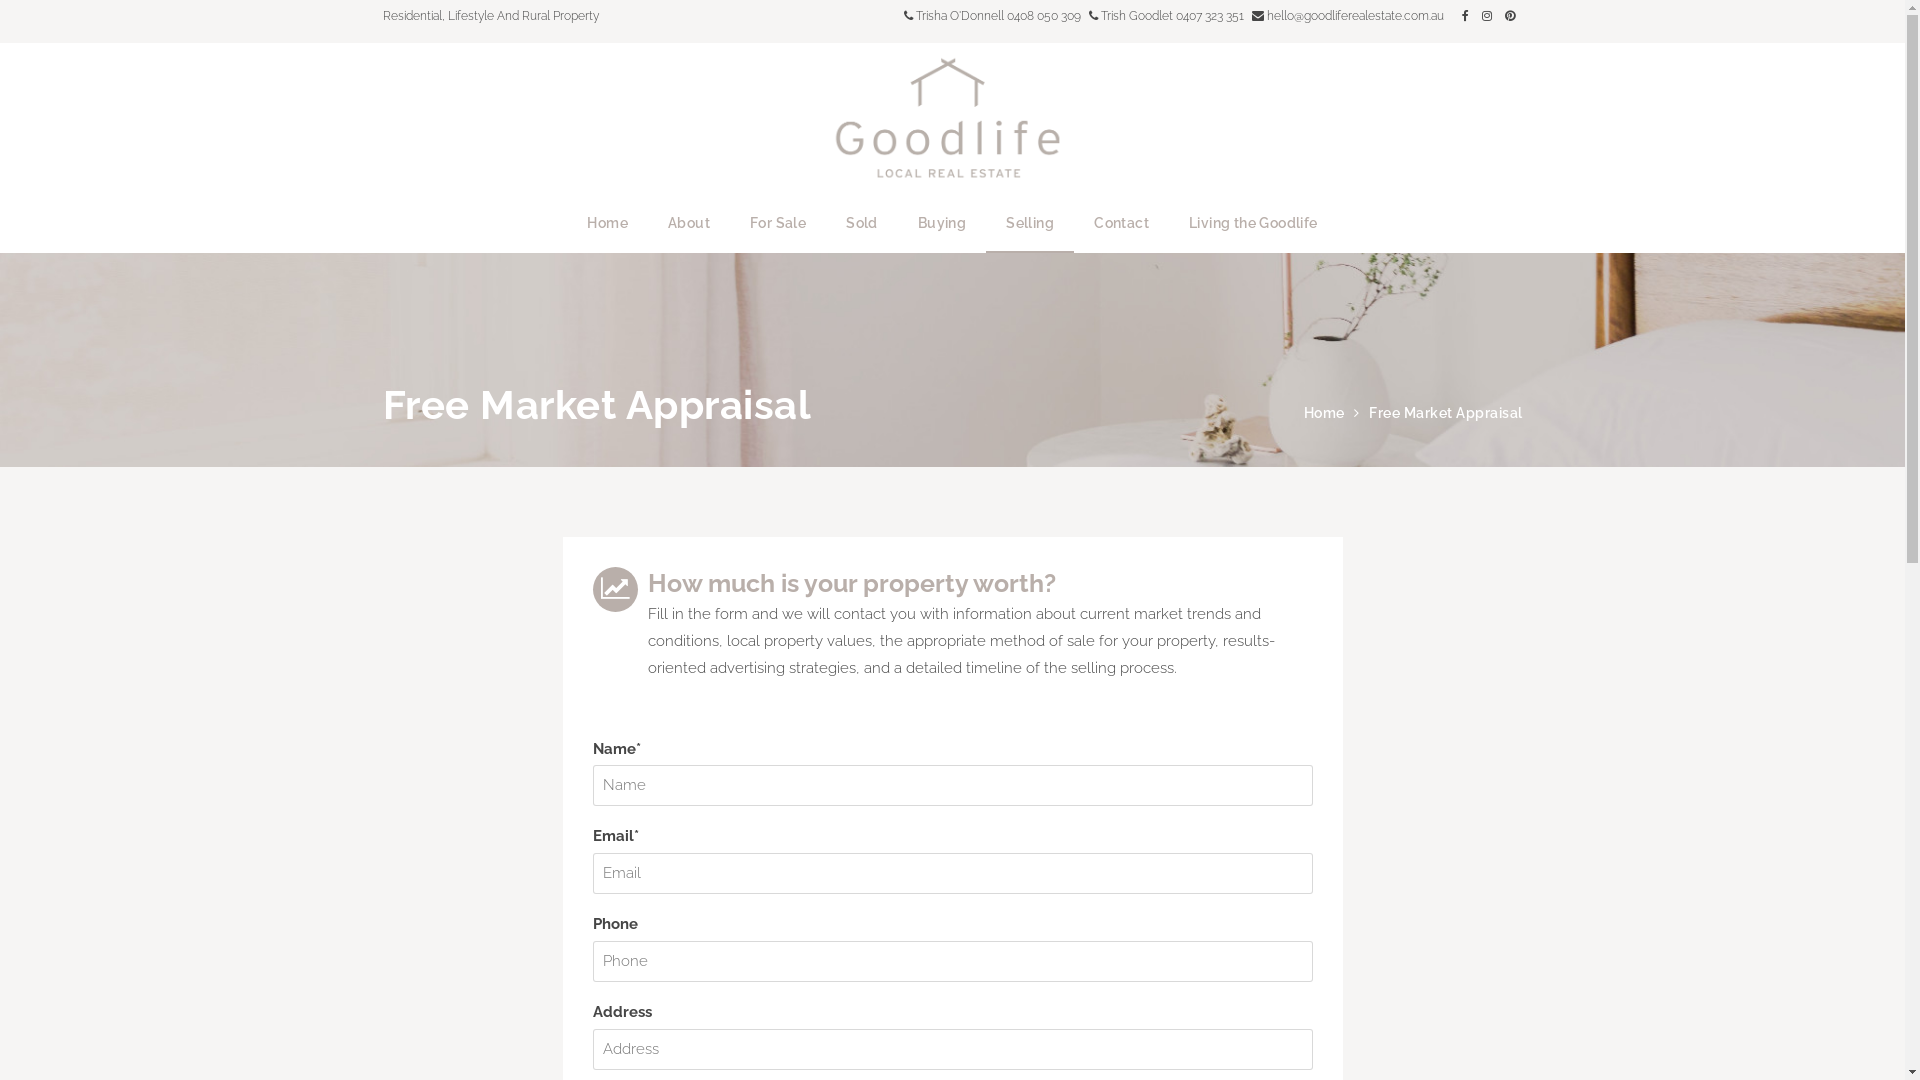 This screenshot has height=1080, width=1920. I want to click on 'Living the Goodlife', so click(1169, 223).